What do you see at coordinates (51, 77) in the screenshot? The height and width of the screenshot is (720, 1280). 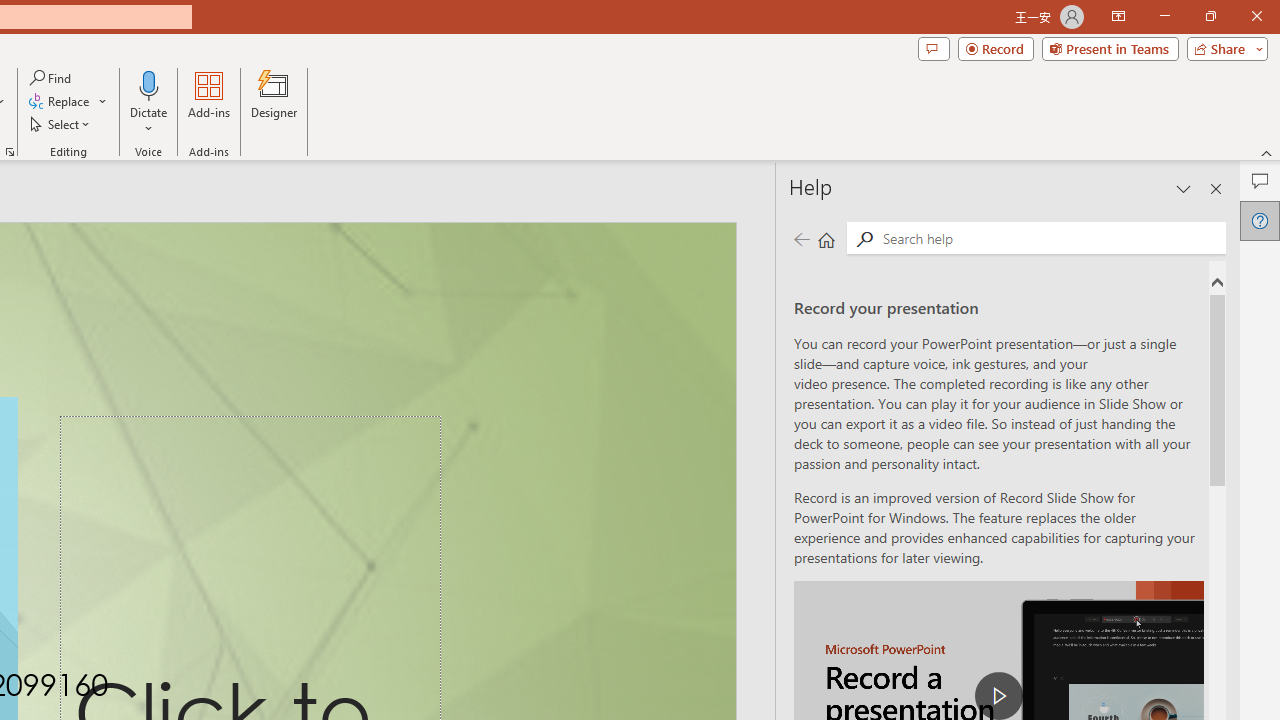 I see `'Find...'` at bounding box center [51, 77].